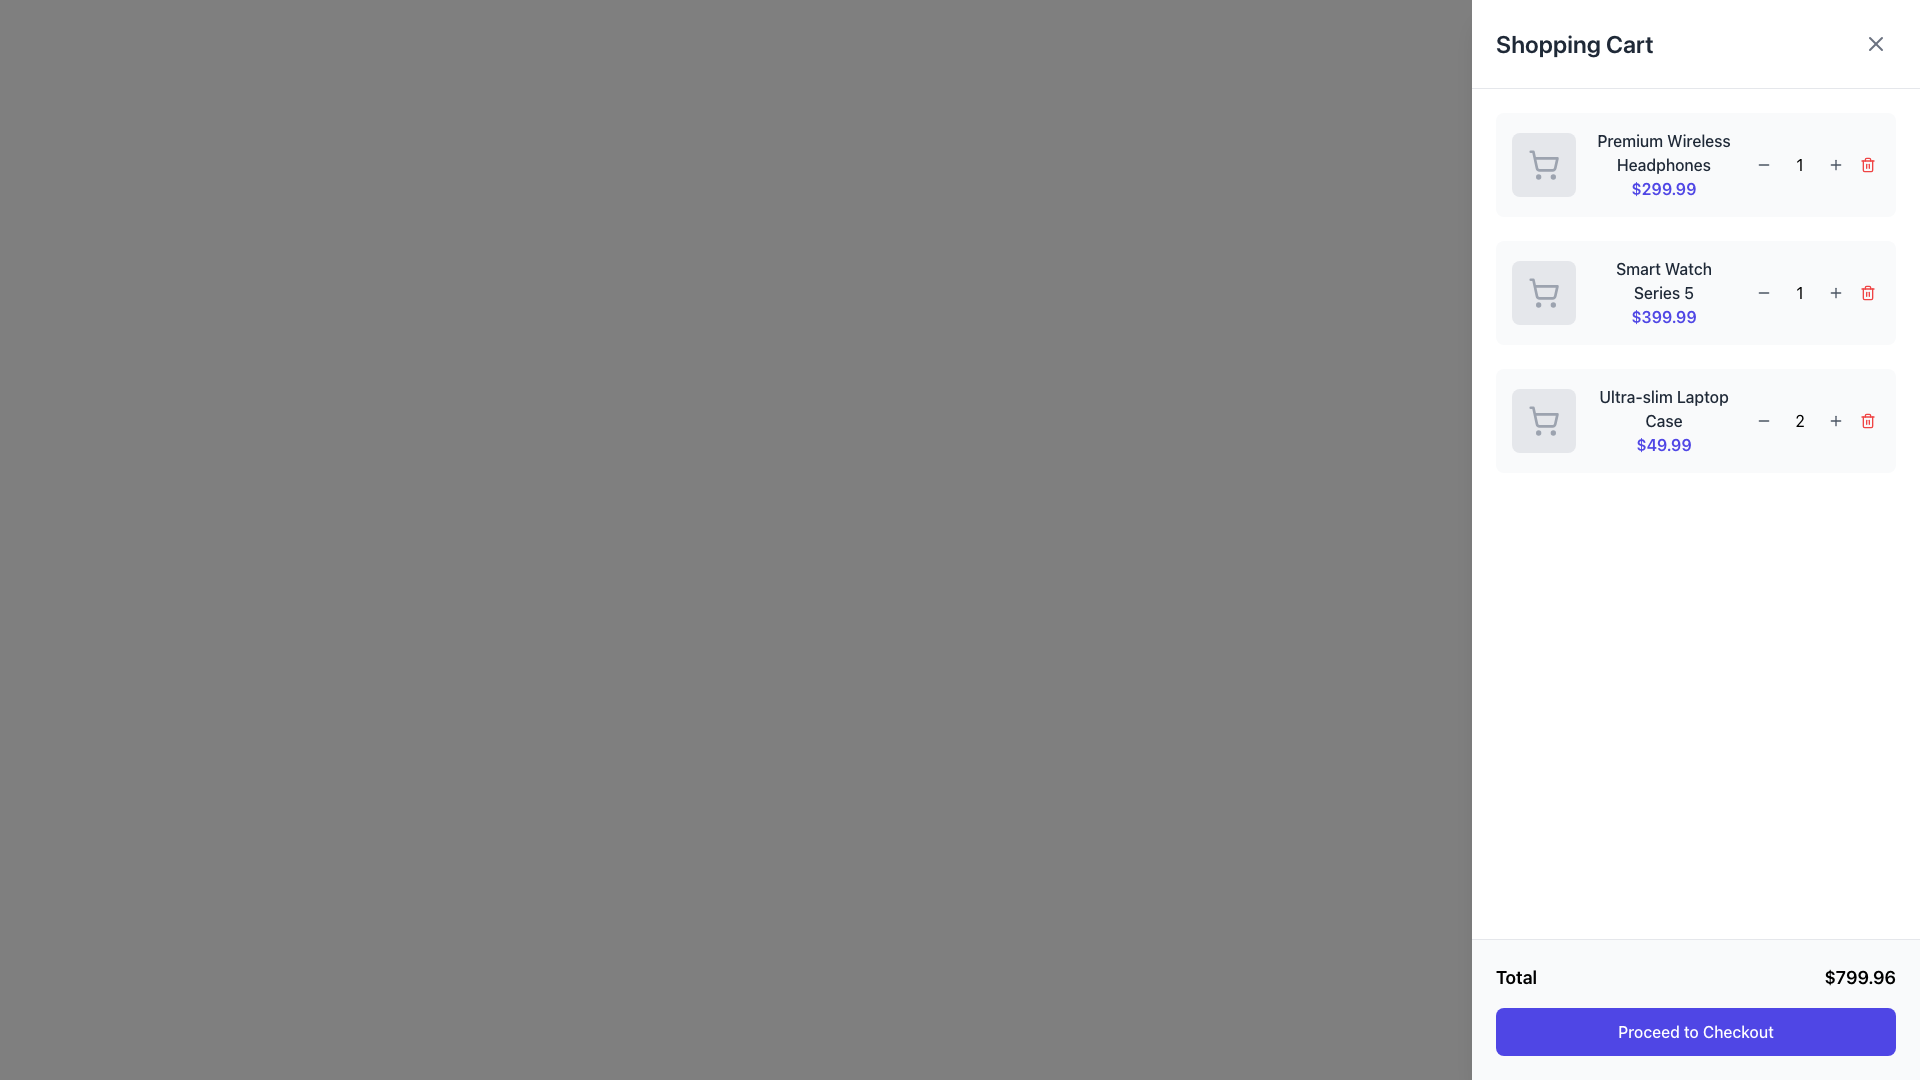 The width and height of the screenshot is (1920, 1080). Describe the element at coordinates (1694, 1032) in the screenshot. I see `the checkout button located at the bottom of the shopping cart panel, directly below the total price display` at that location.